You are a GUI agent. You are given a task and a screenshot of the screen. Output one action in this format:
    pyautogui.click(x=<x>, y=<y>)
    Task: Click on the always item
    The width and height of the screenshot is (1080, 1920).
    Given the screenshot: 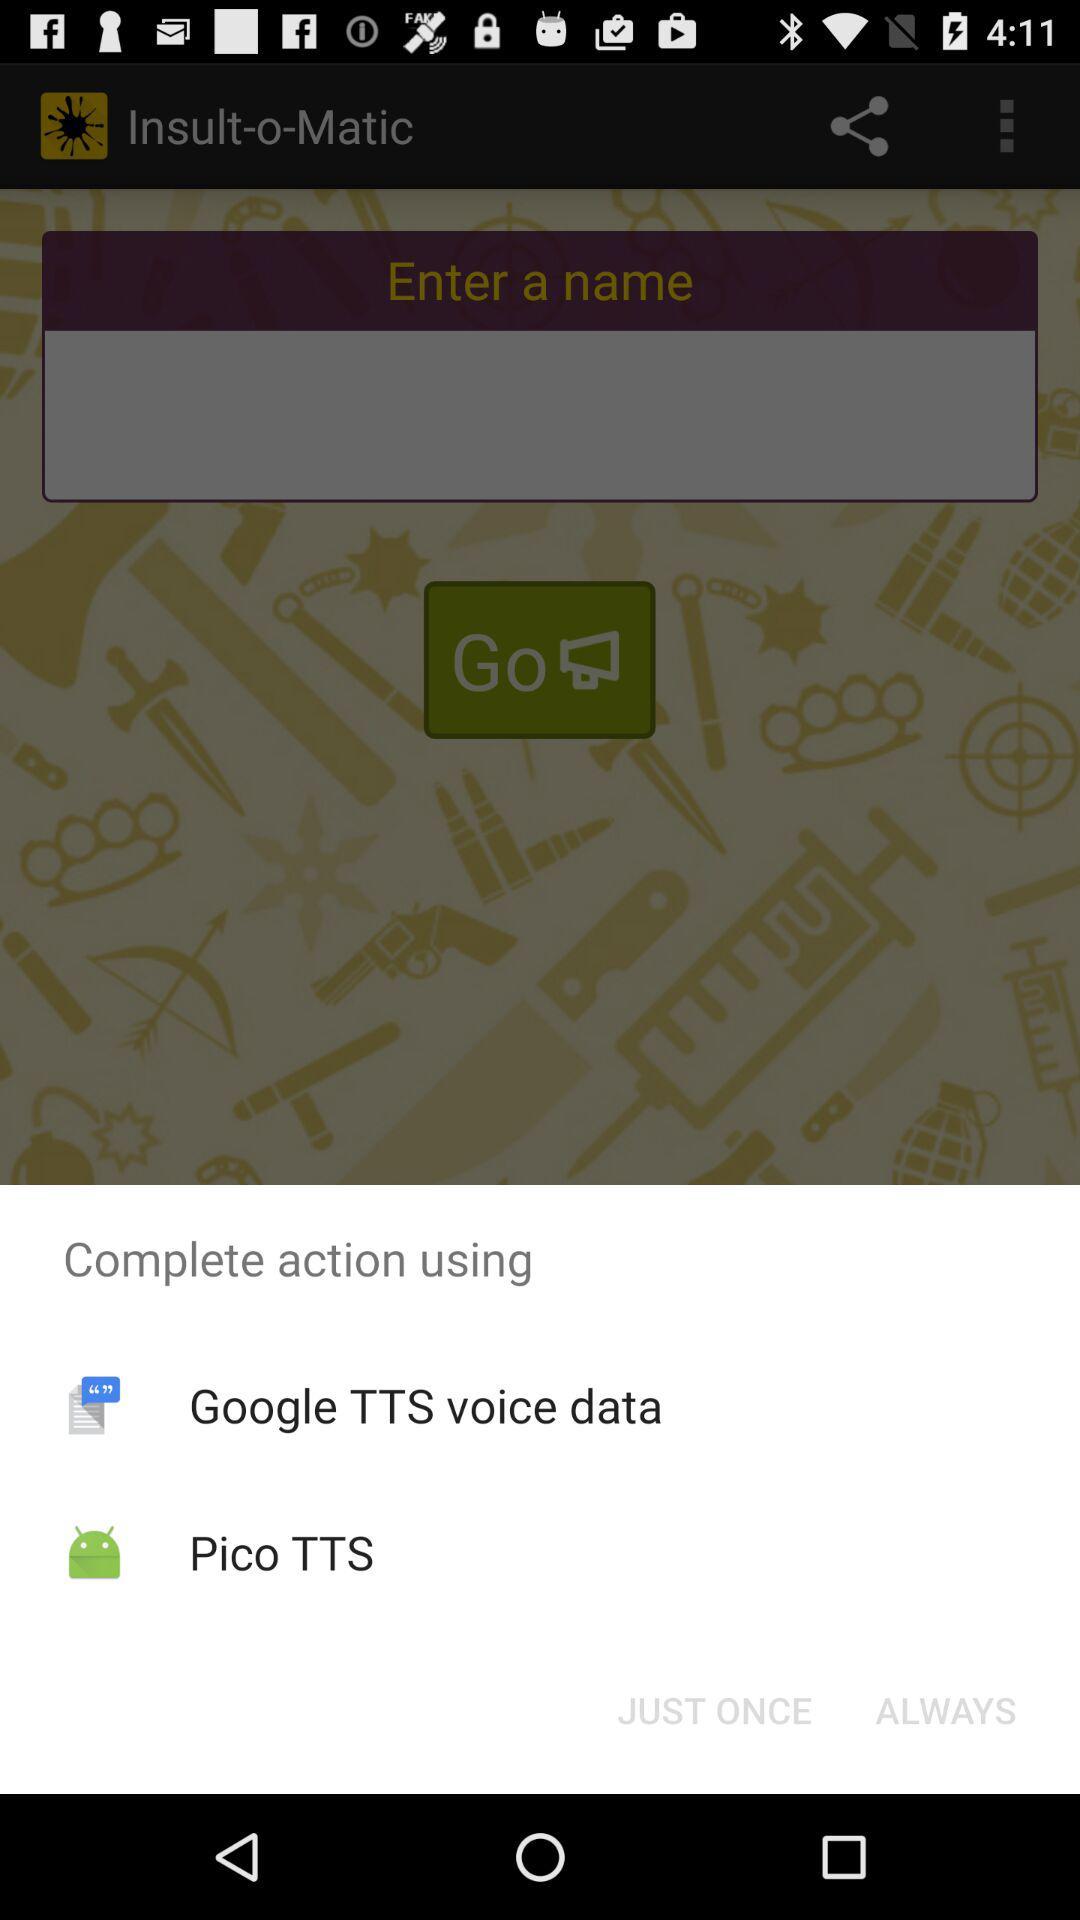 What is the action you would take?
    pyautogui.click(x=945, y=1708)
    